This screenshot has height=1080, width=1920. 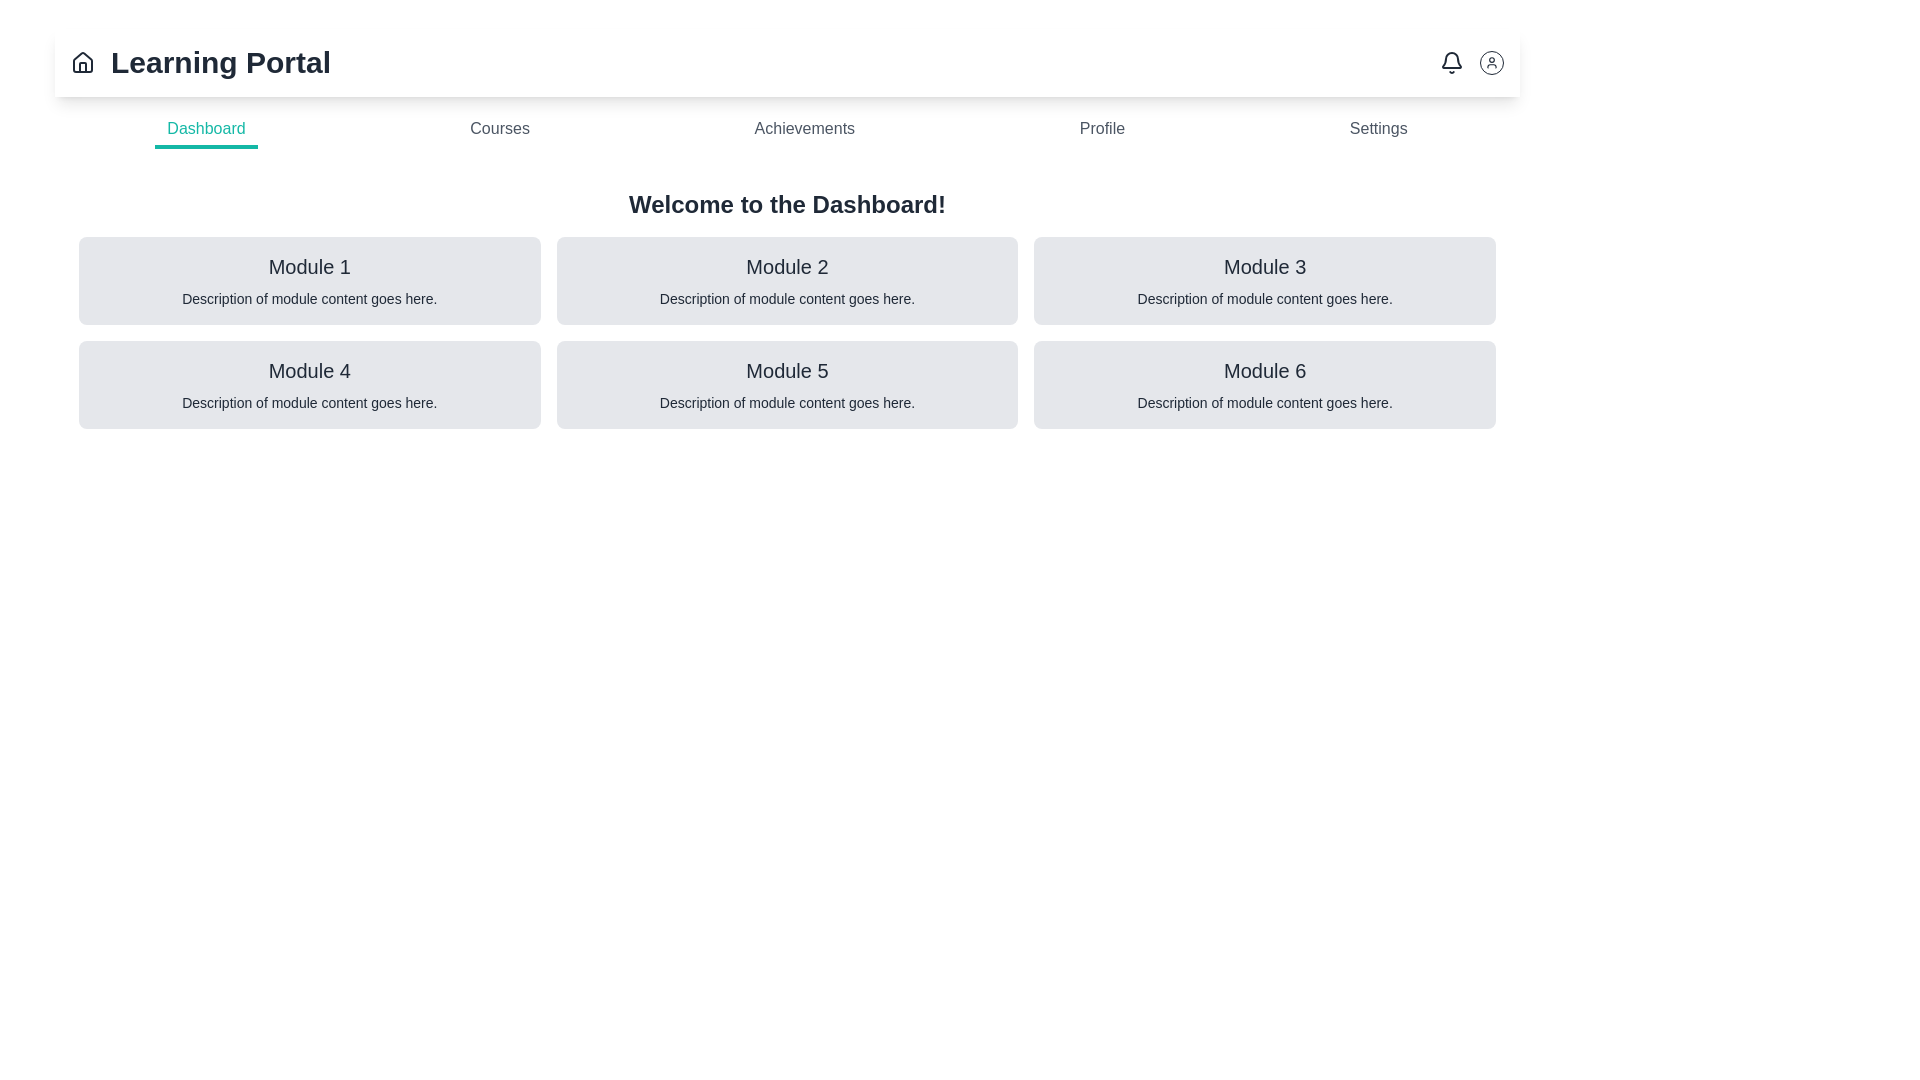 I want to click on text content of the 'Module 6' label located at the top-center of the sixth module card in the grid layout, so click(x=1264, y=370).